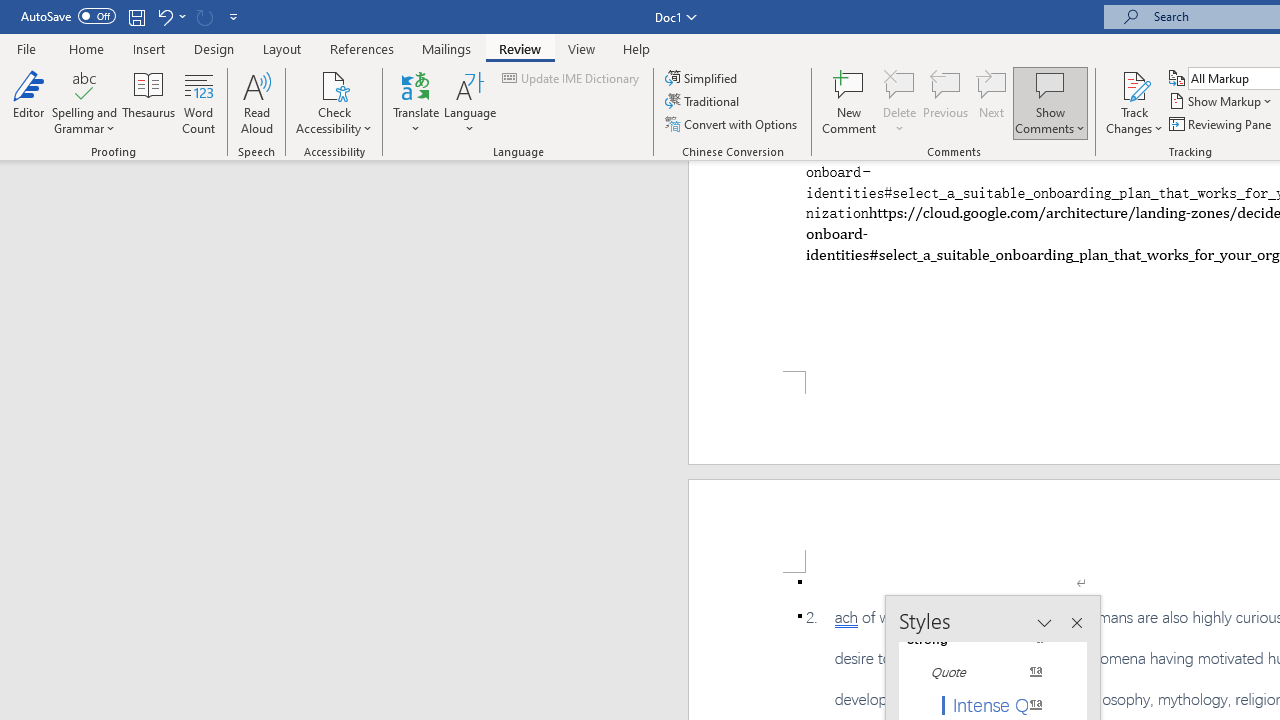  Describe the element at coordinates (84, 84) in the screenshot. I see `'Spelling and Grammar'` at that location.